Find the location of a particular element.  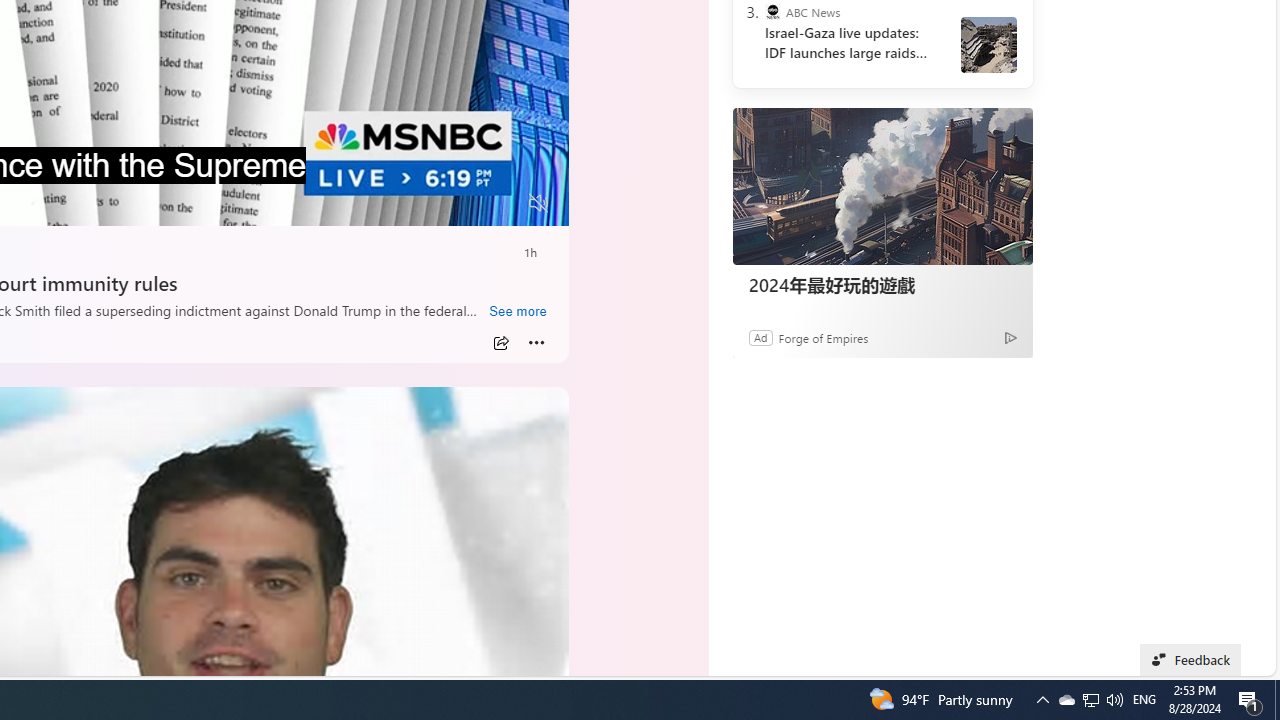

'Forge of Empires' is located at coordinates (823, 336).